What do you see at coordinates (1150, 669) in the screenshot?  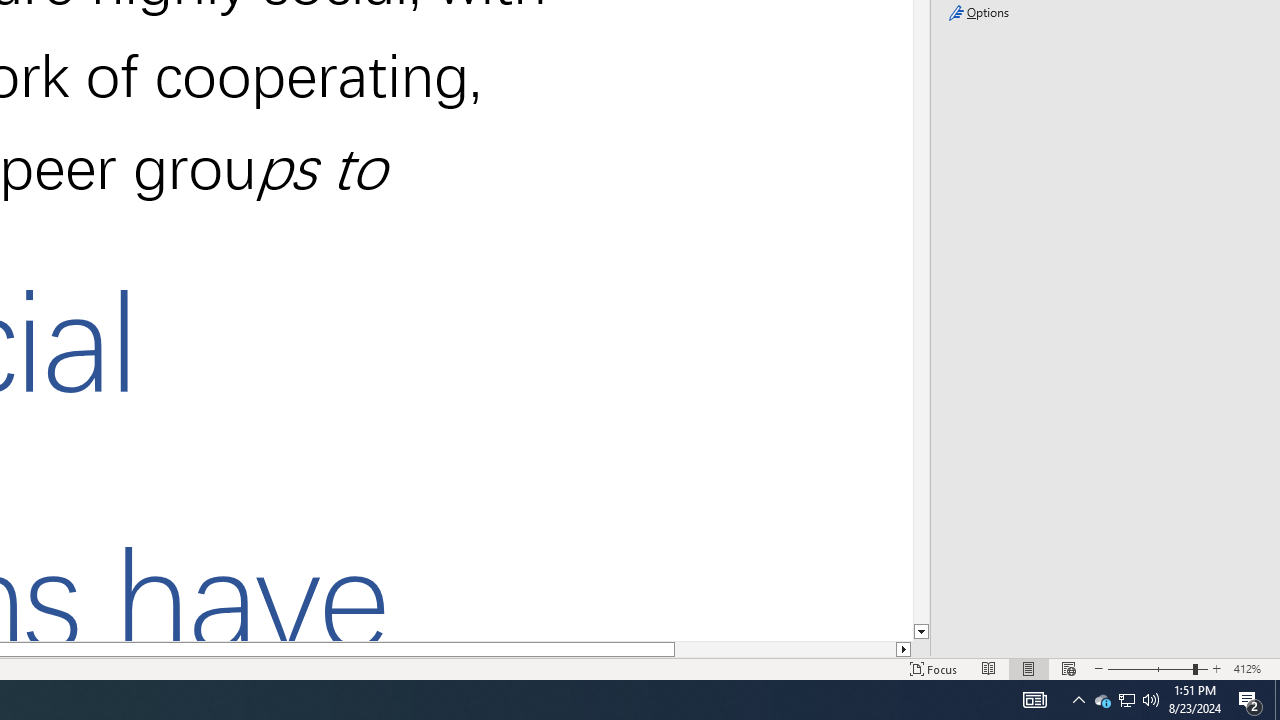 I see `'Zoom Out'` at bounding box center [1150, 669].